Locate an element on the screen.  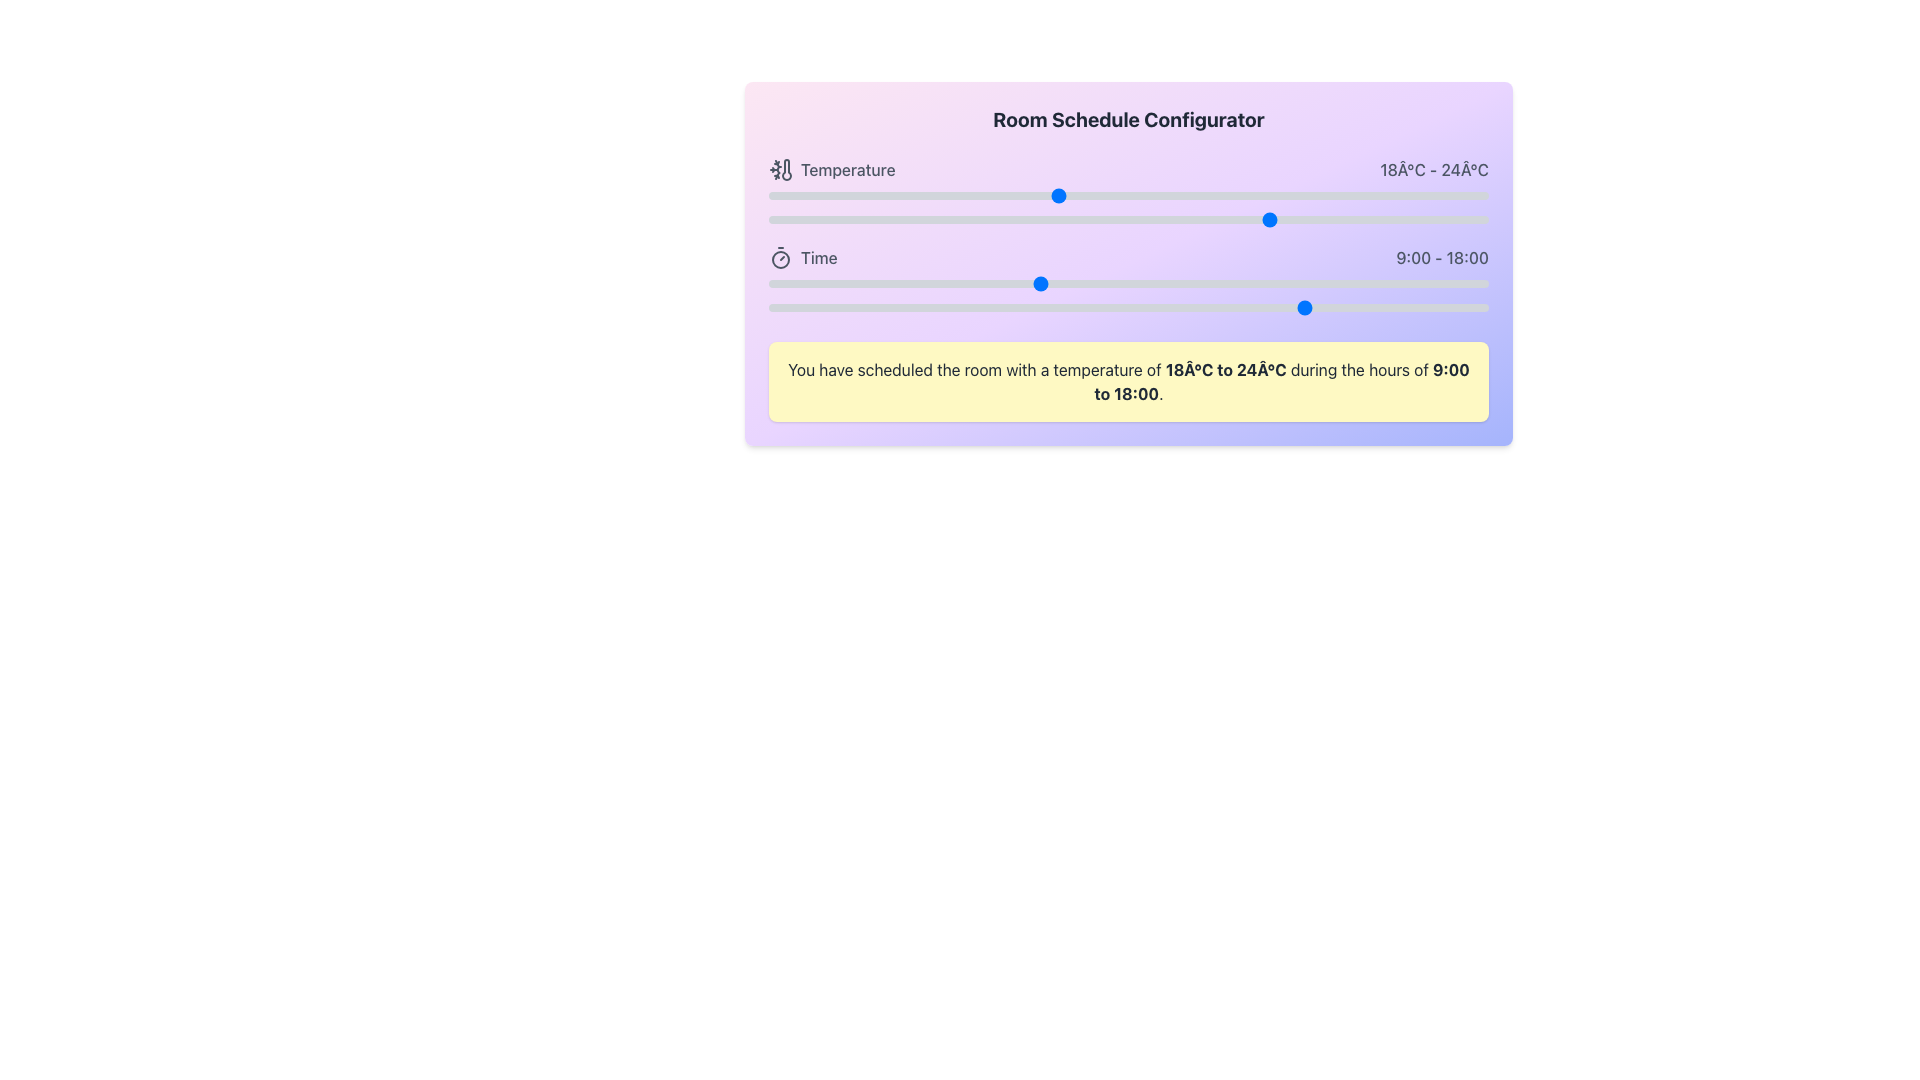
the time is located at coordinates (1309, 308).